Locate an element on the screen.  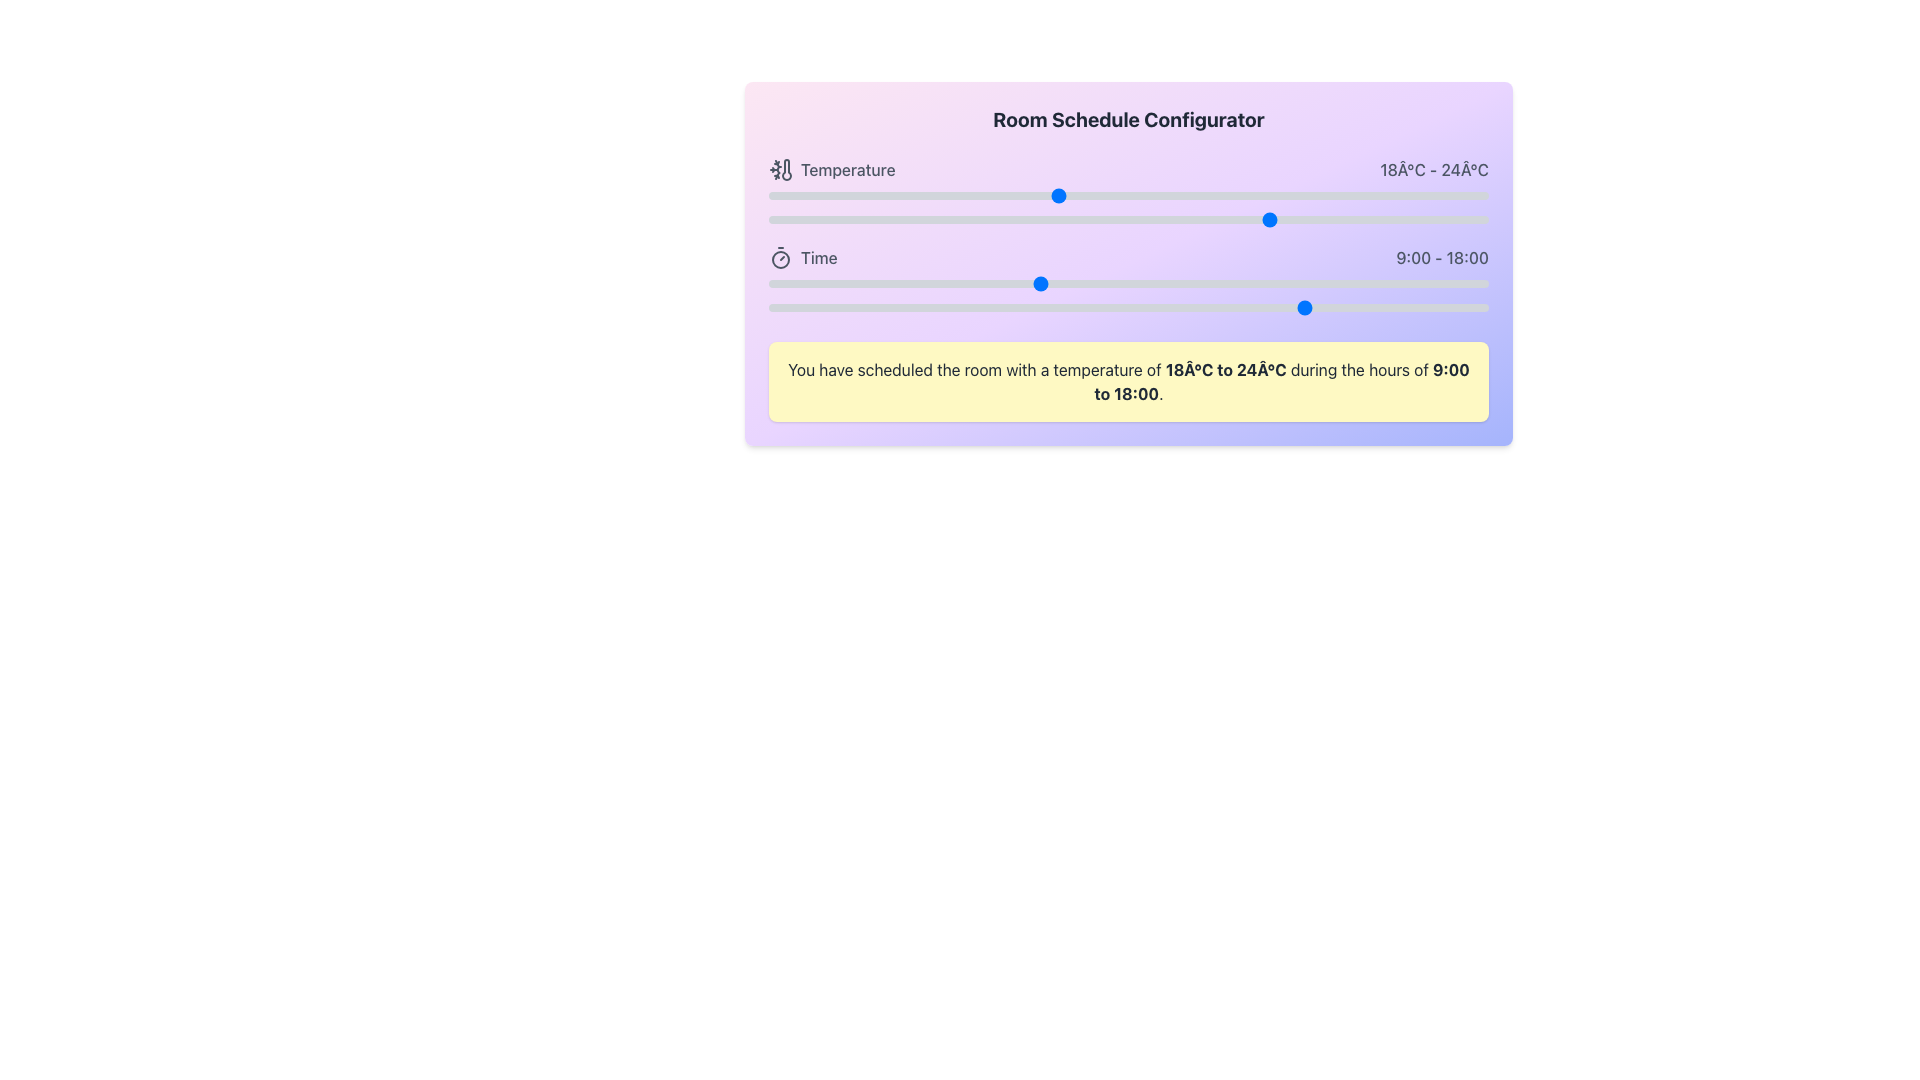
the time is located at coordinates (1309, 308).